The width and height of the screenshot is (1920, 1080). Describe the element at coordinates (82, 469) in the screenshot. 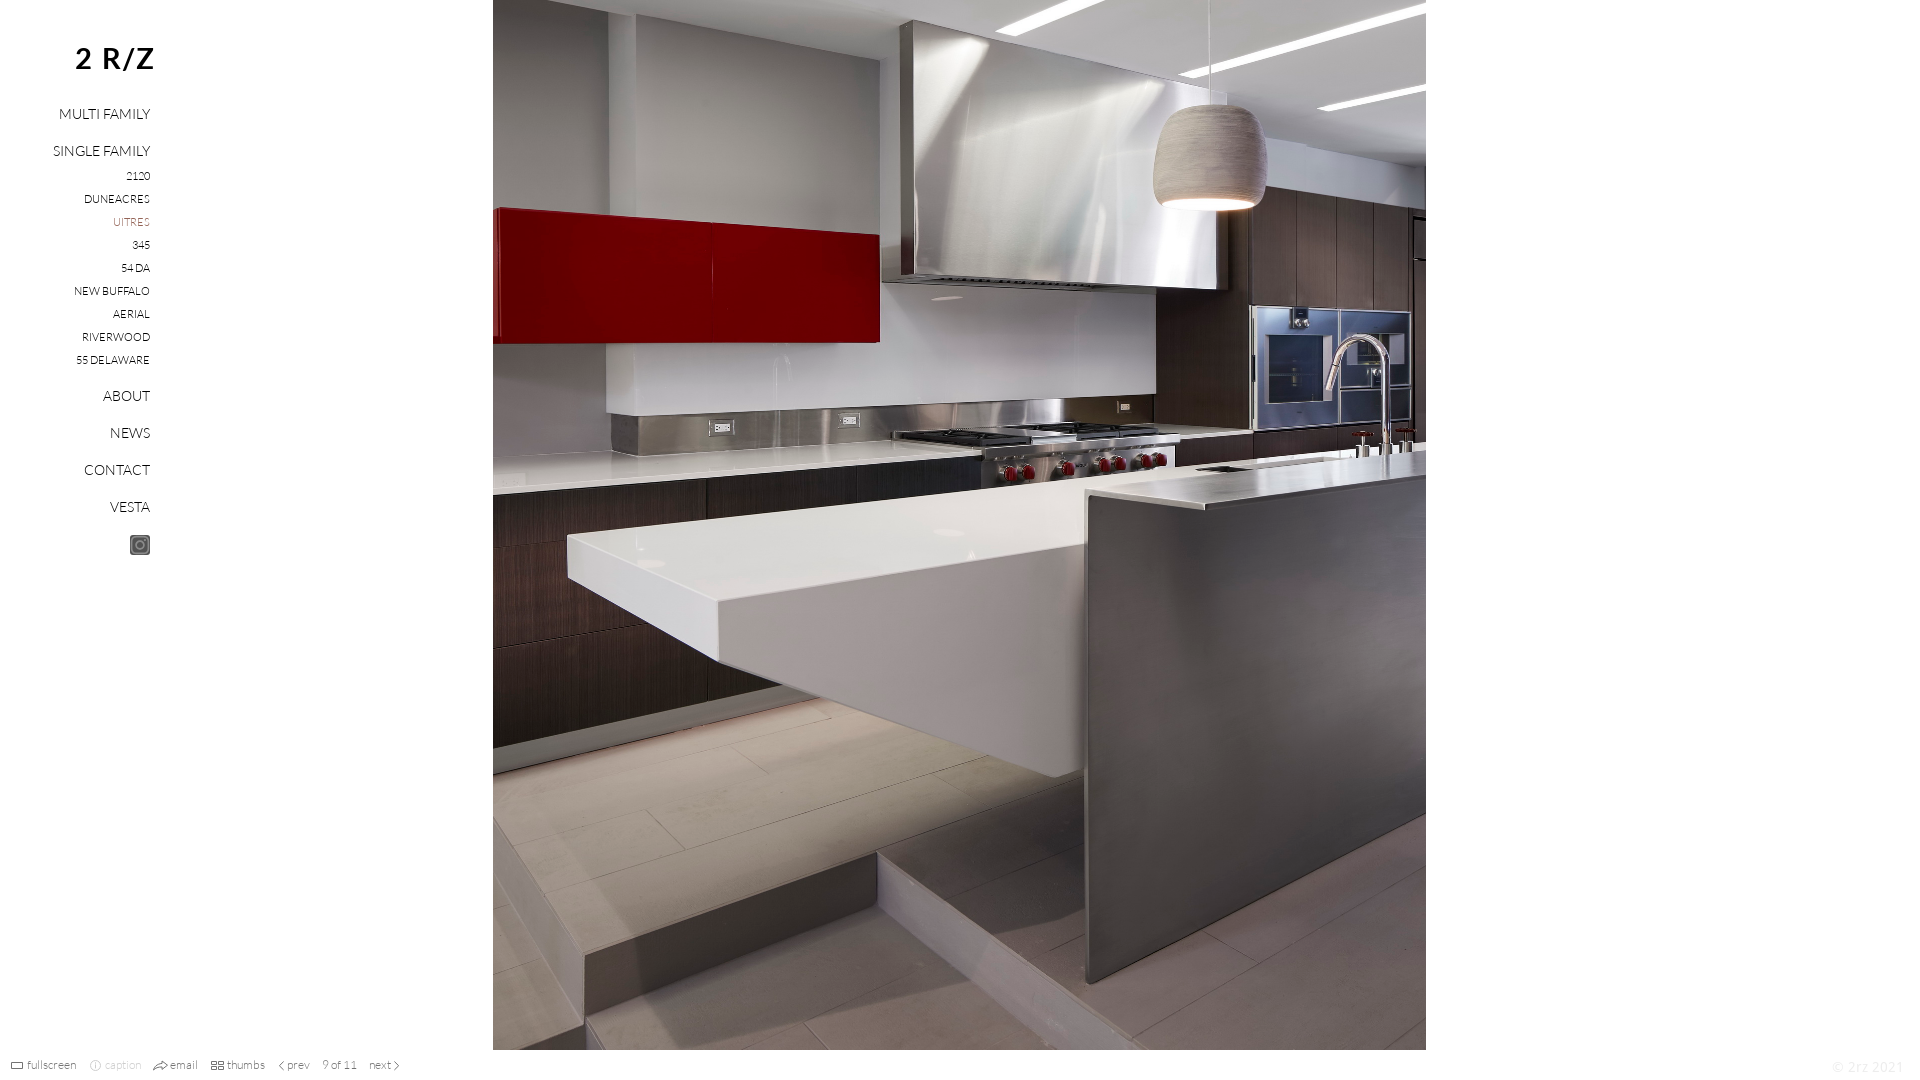

I see `'CONTACT'` at that location.